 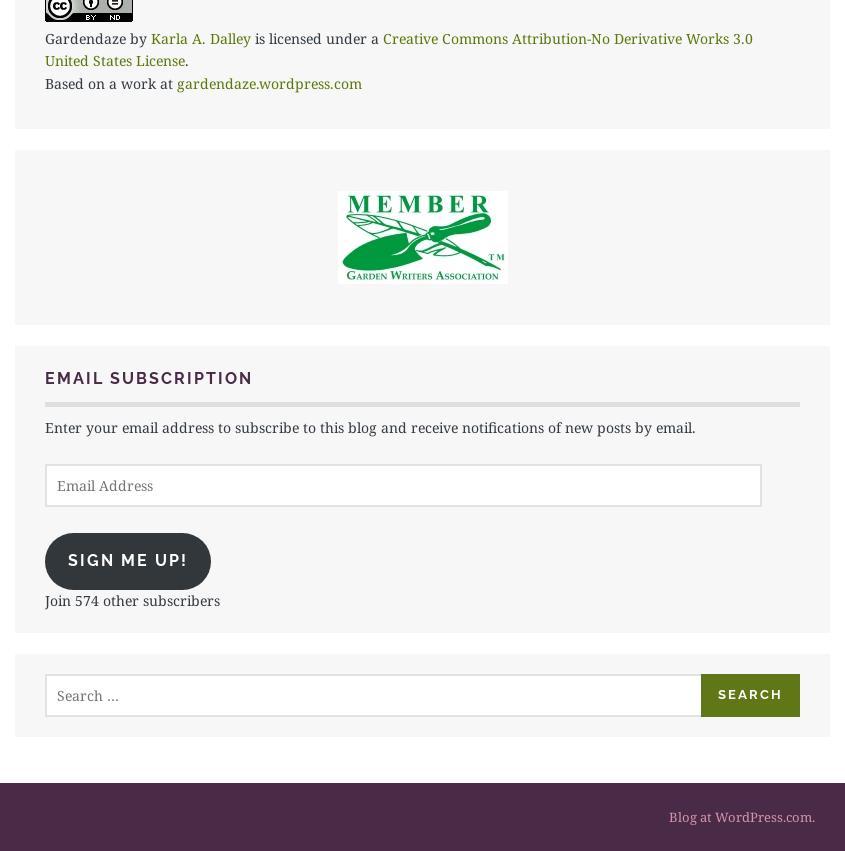 What do you see at coordinates (44, 378) in the screenshot?
I see `'Email Subscription'` at bounding box center [44, 378].